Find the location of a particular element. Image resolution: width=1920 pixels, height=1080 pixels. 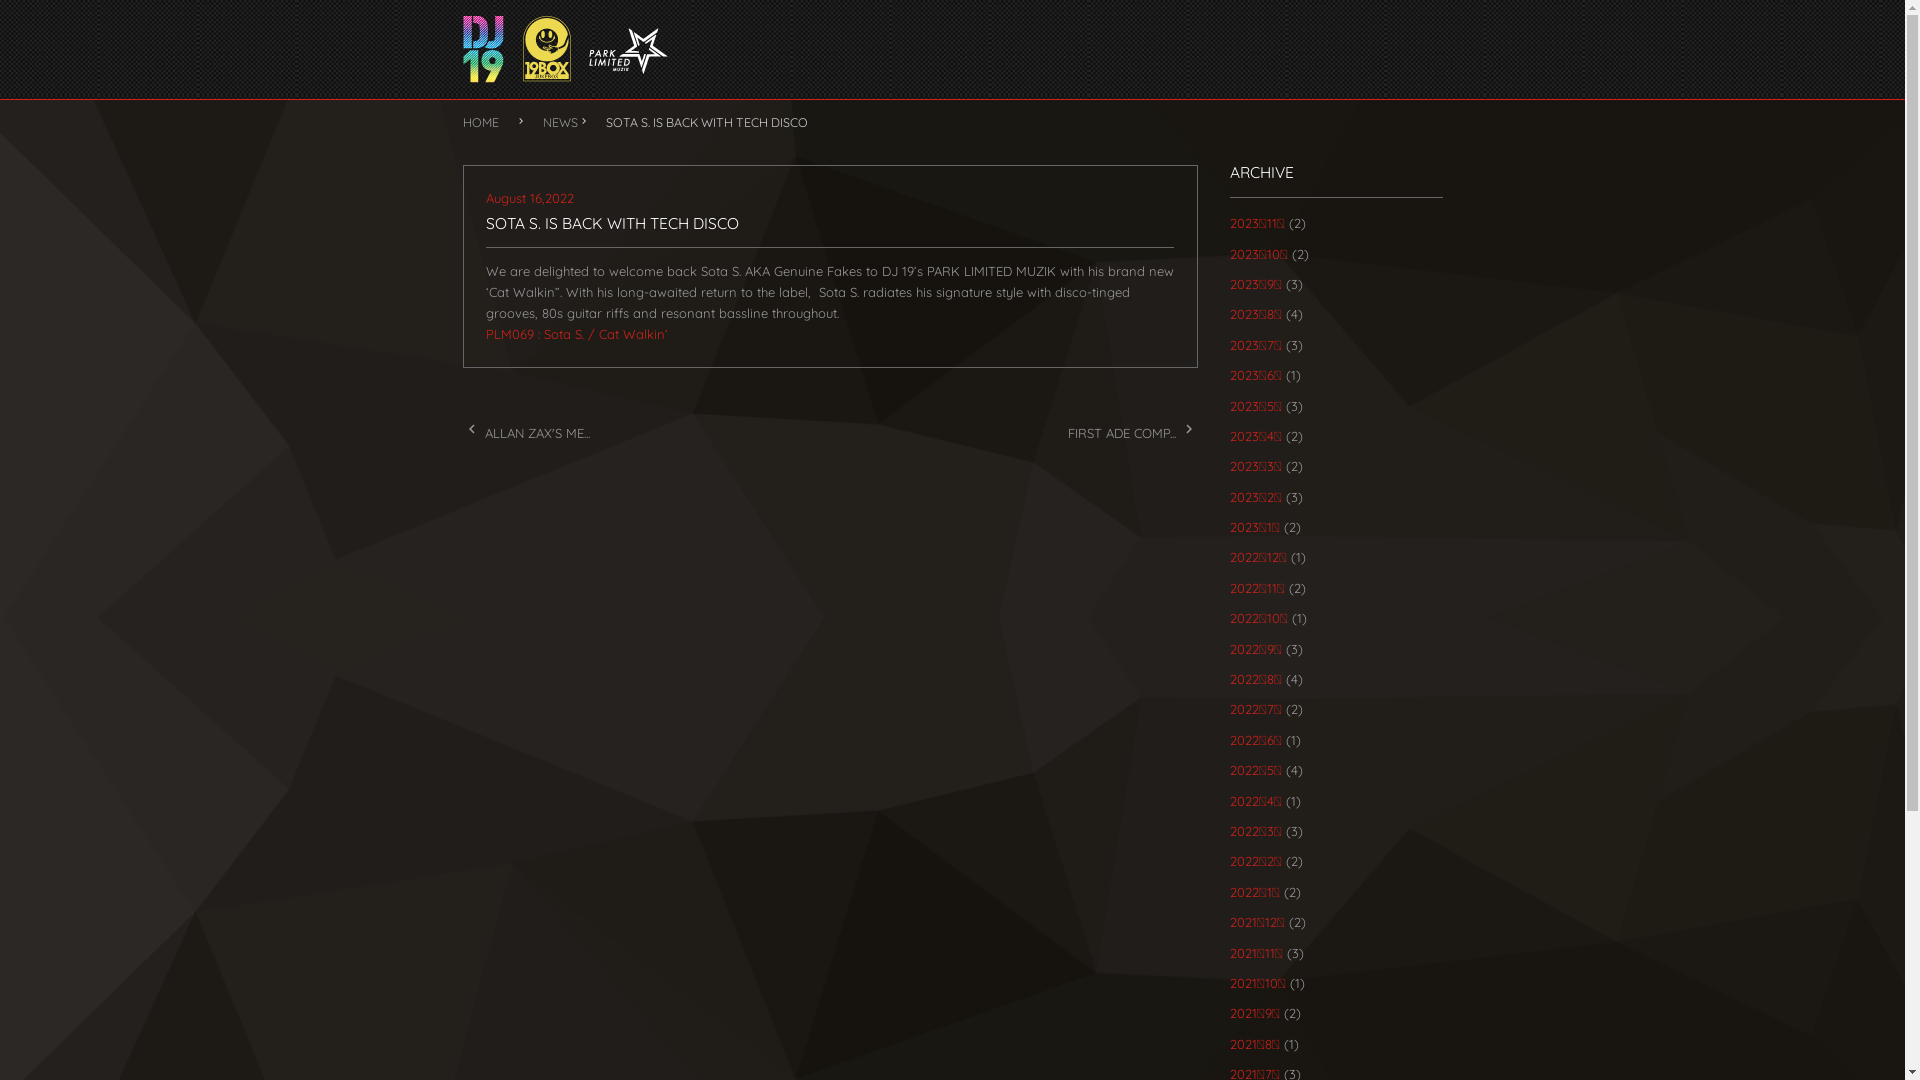

'NEWS' is located at coordinates (559, 122).